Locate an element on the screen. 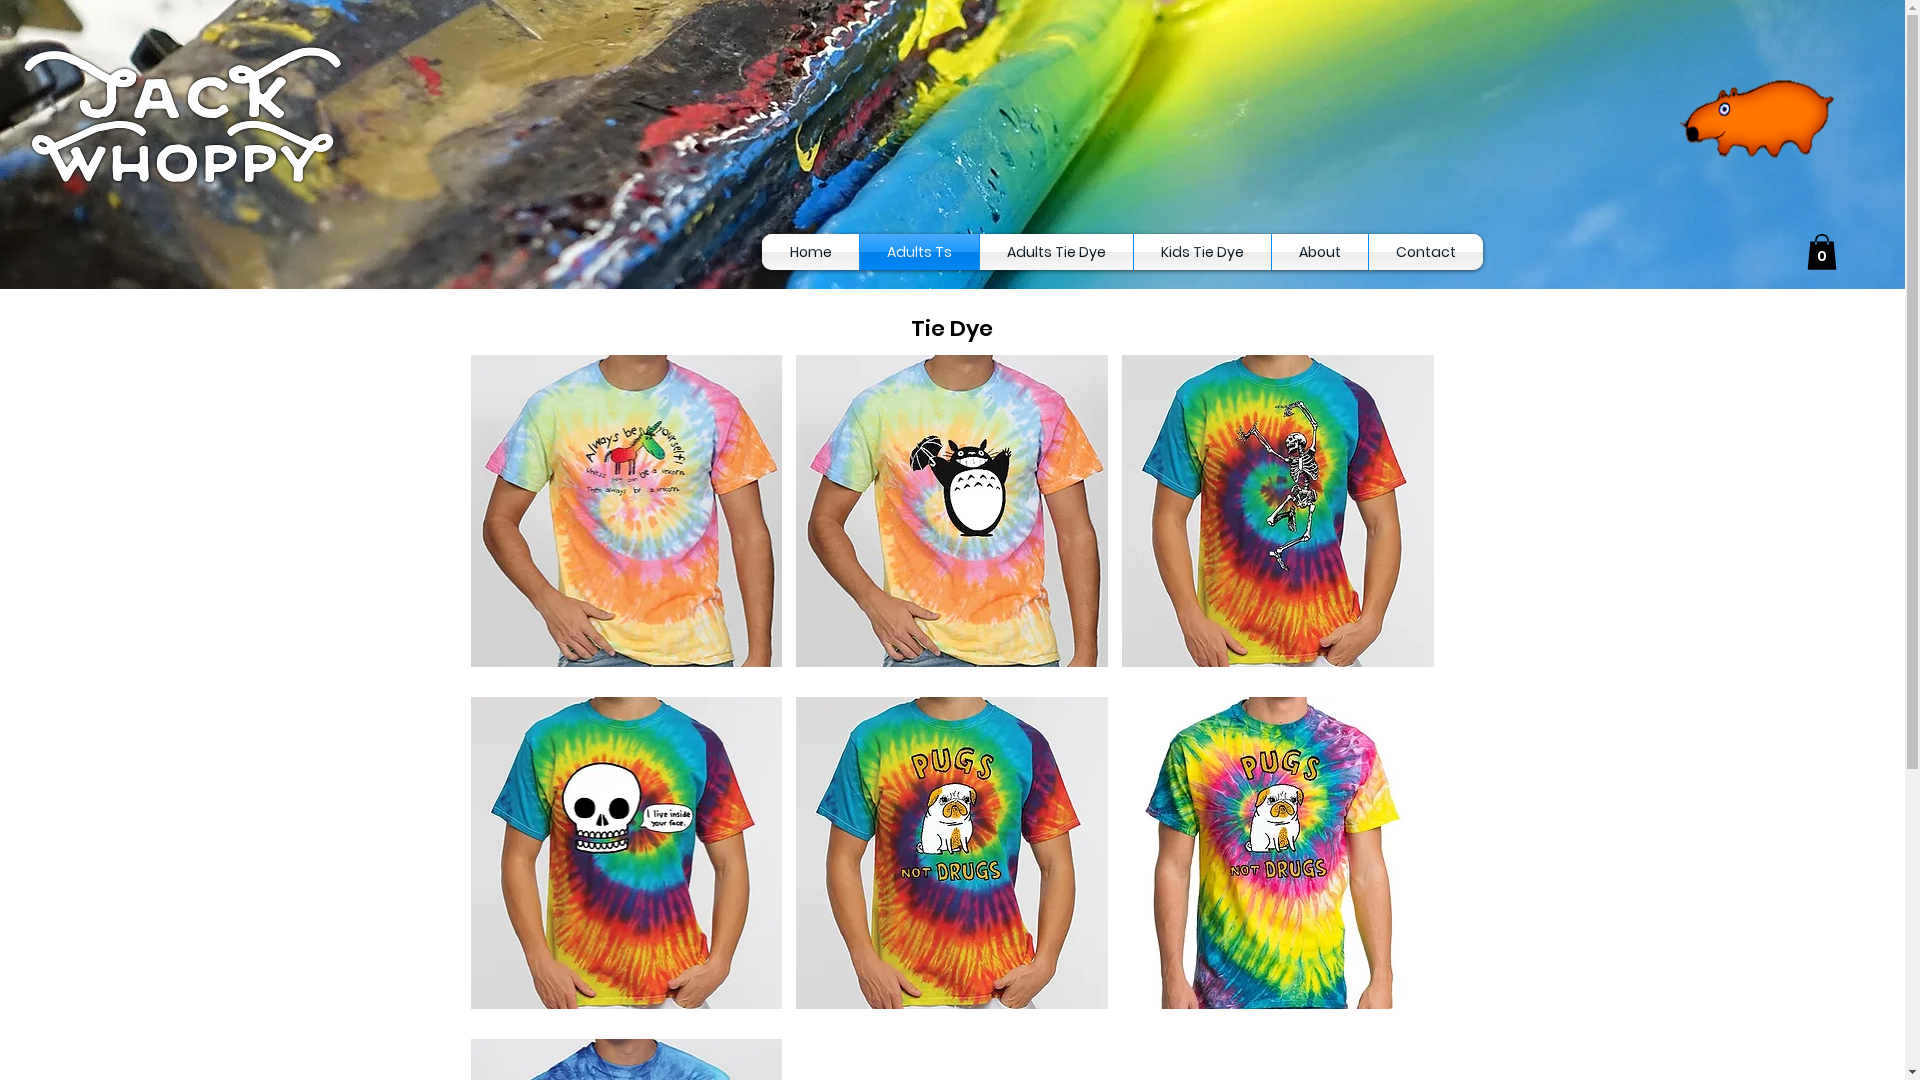 The height and width of the screenshot is (1080, 1920). '0' is located at coordinates (1806, 250).